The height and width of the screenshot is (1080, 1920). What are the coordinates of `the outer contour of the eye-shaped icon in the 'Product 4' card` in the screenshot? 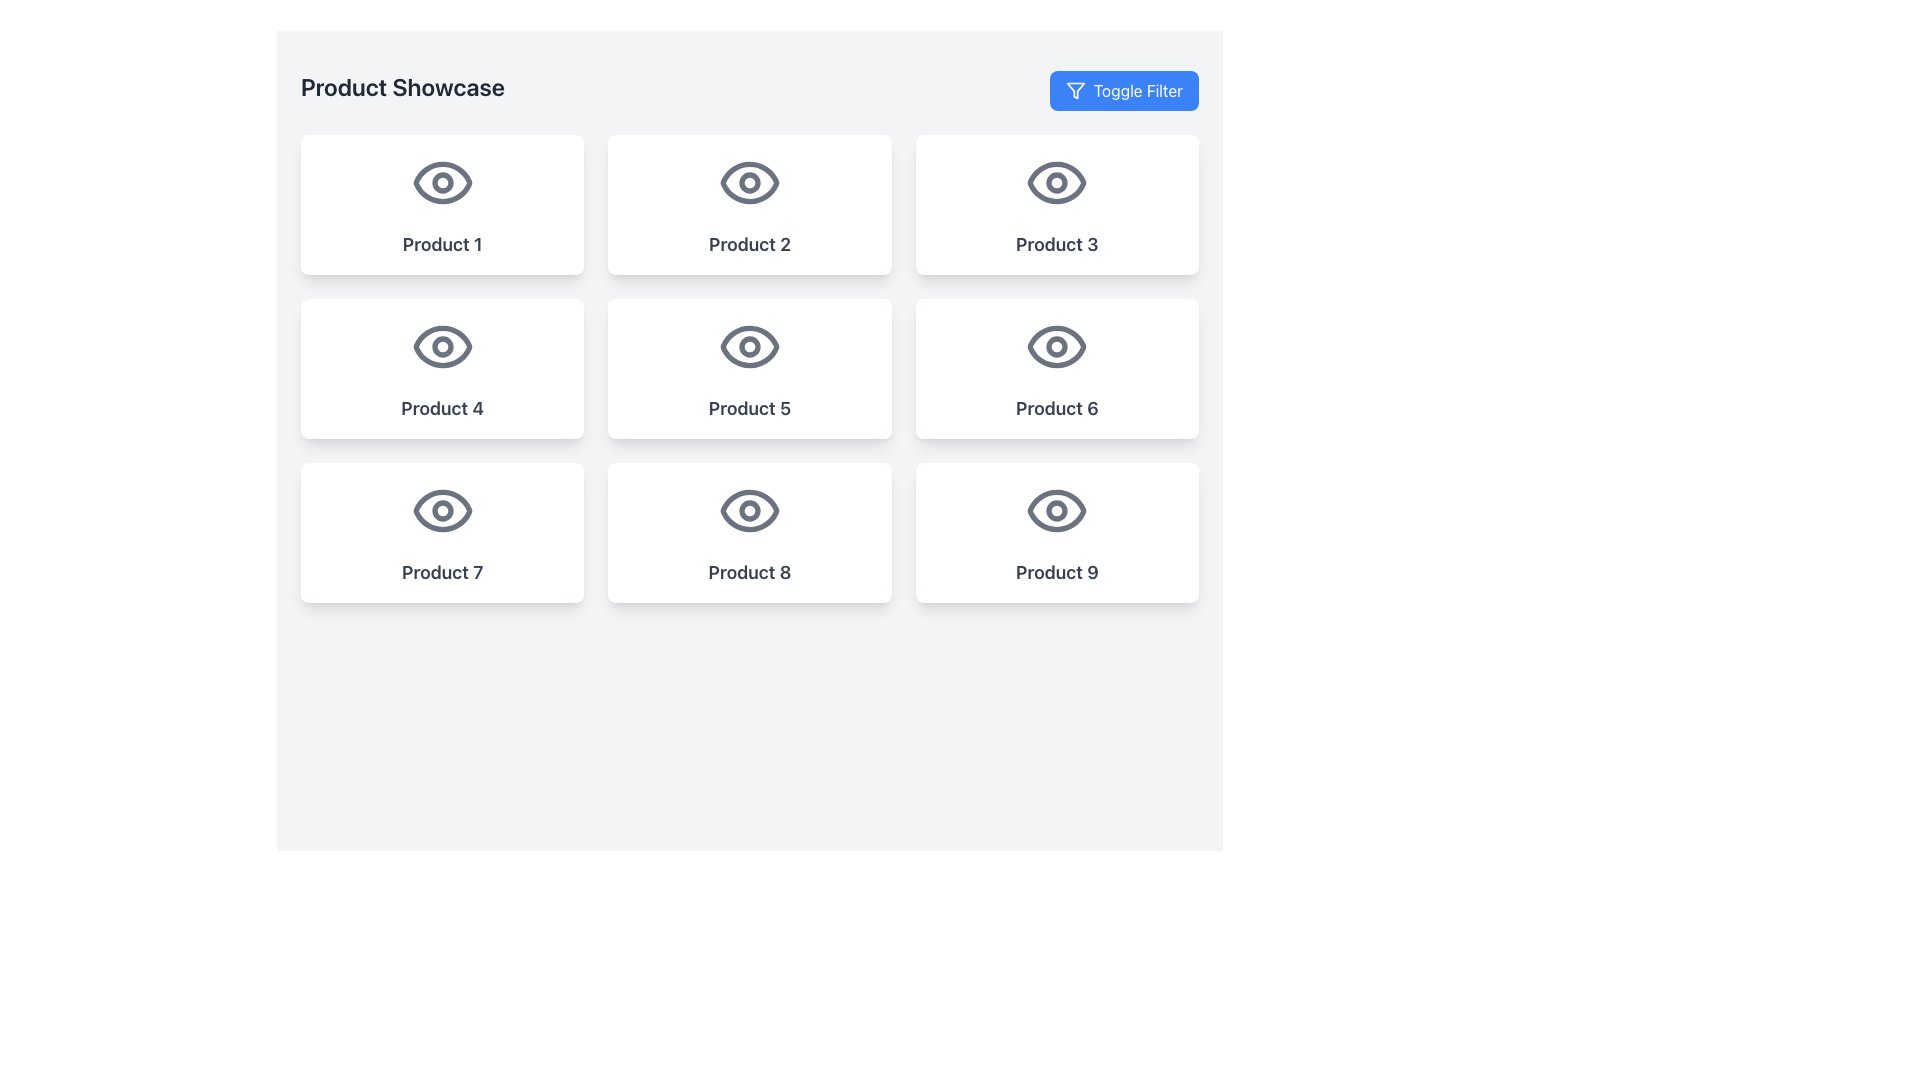 It's located at (441, 346).